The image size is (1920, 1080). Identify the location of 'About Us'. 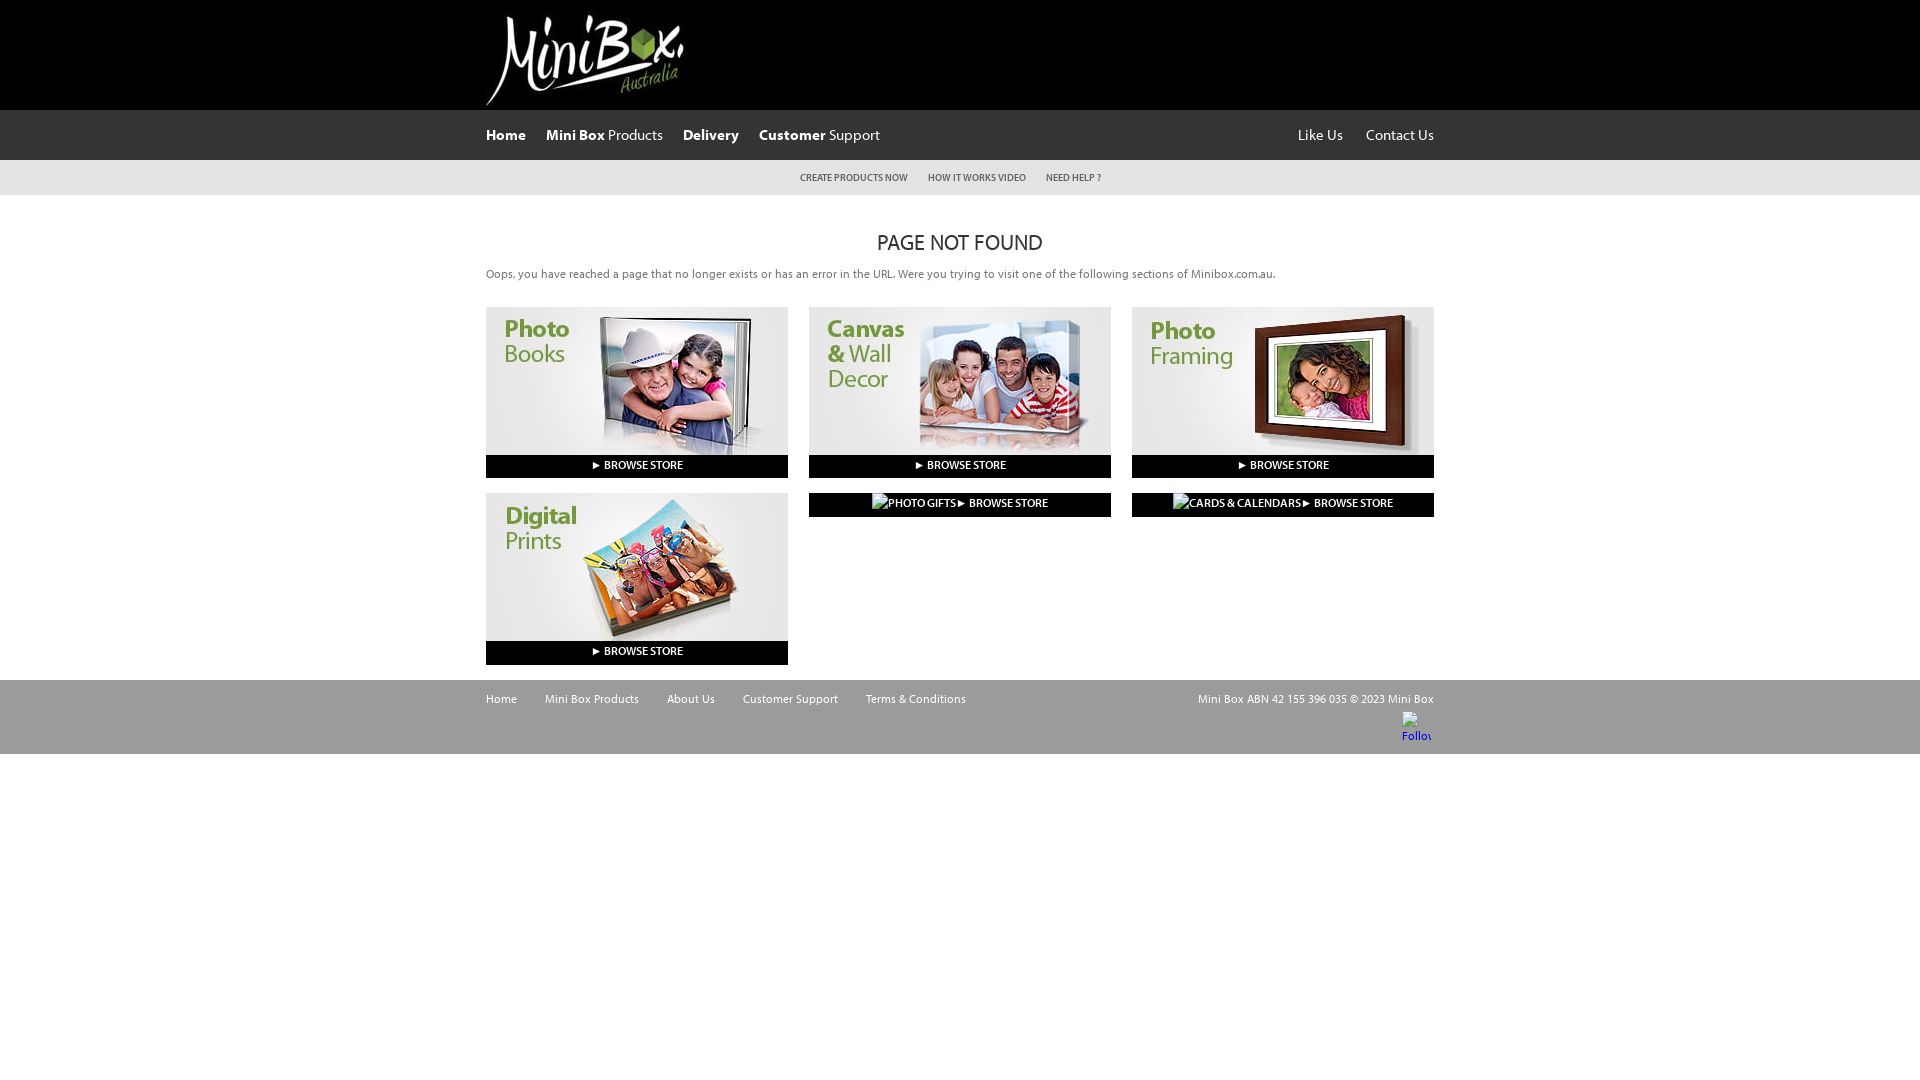
(691, 697).